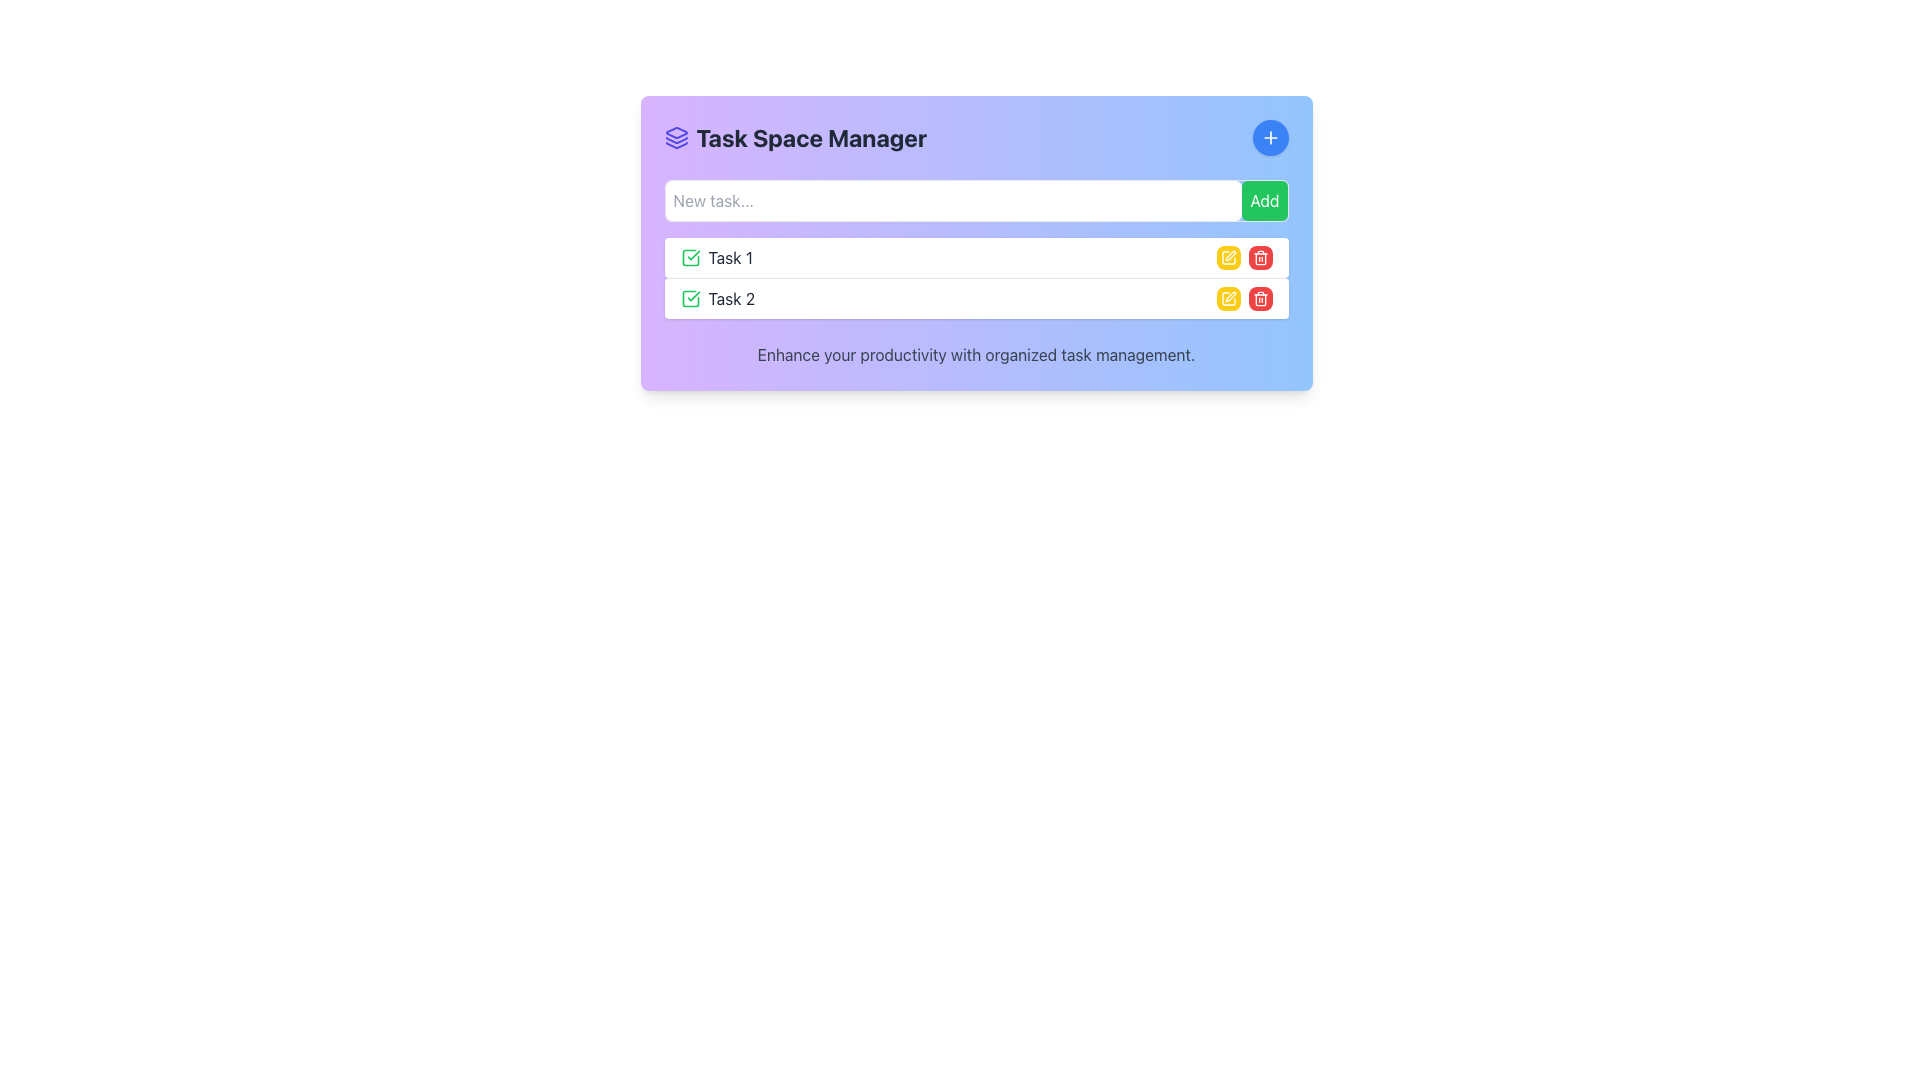  What do you see at coordinates (1259, 257) in the screenshot?
I see `the trash bin icon button located on the right side of the task row labeled 'Task 2'` at bounding box center [1259, 257].